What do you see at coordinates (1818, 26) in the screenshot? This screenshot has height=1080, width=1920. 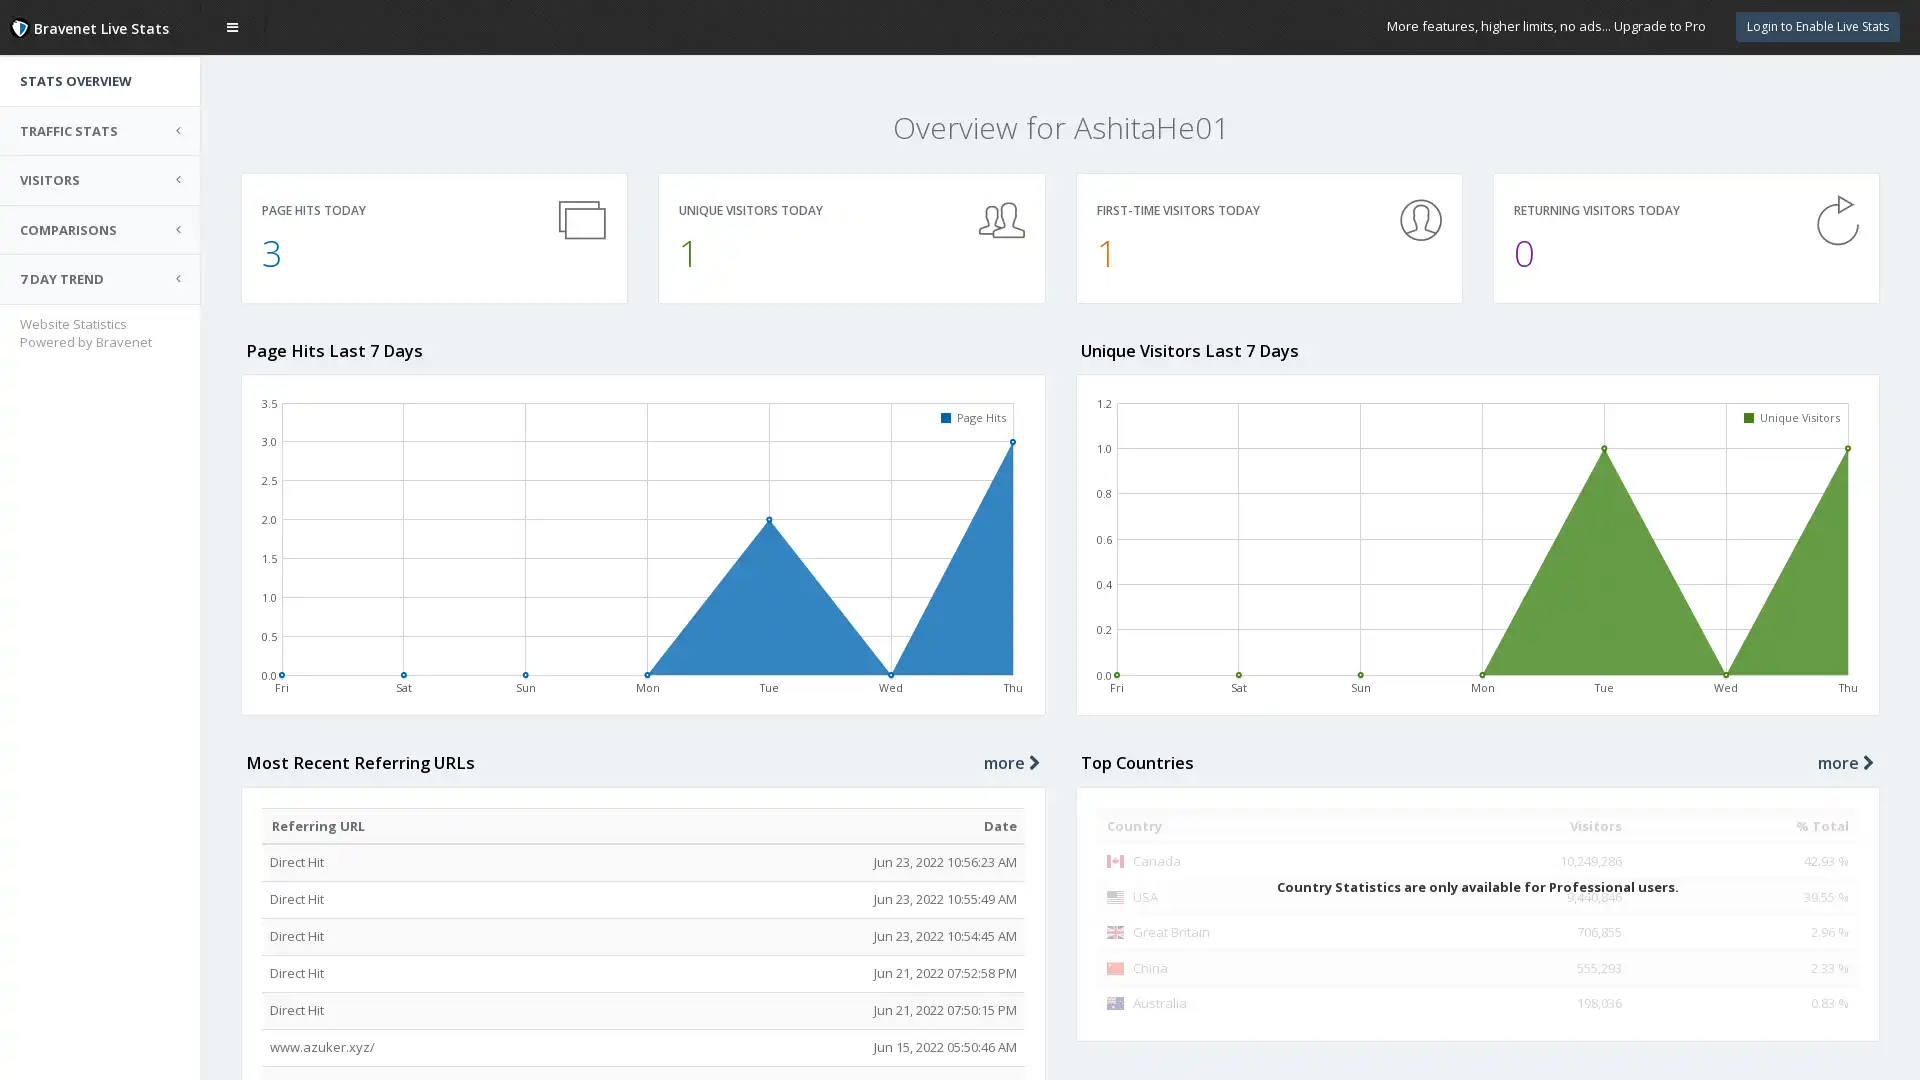 I see `Login to Enable Live Stats` at bounding box center [1818, 26].